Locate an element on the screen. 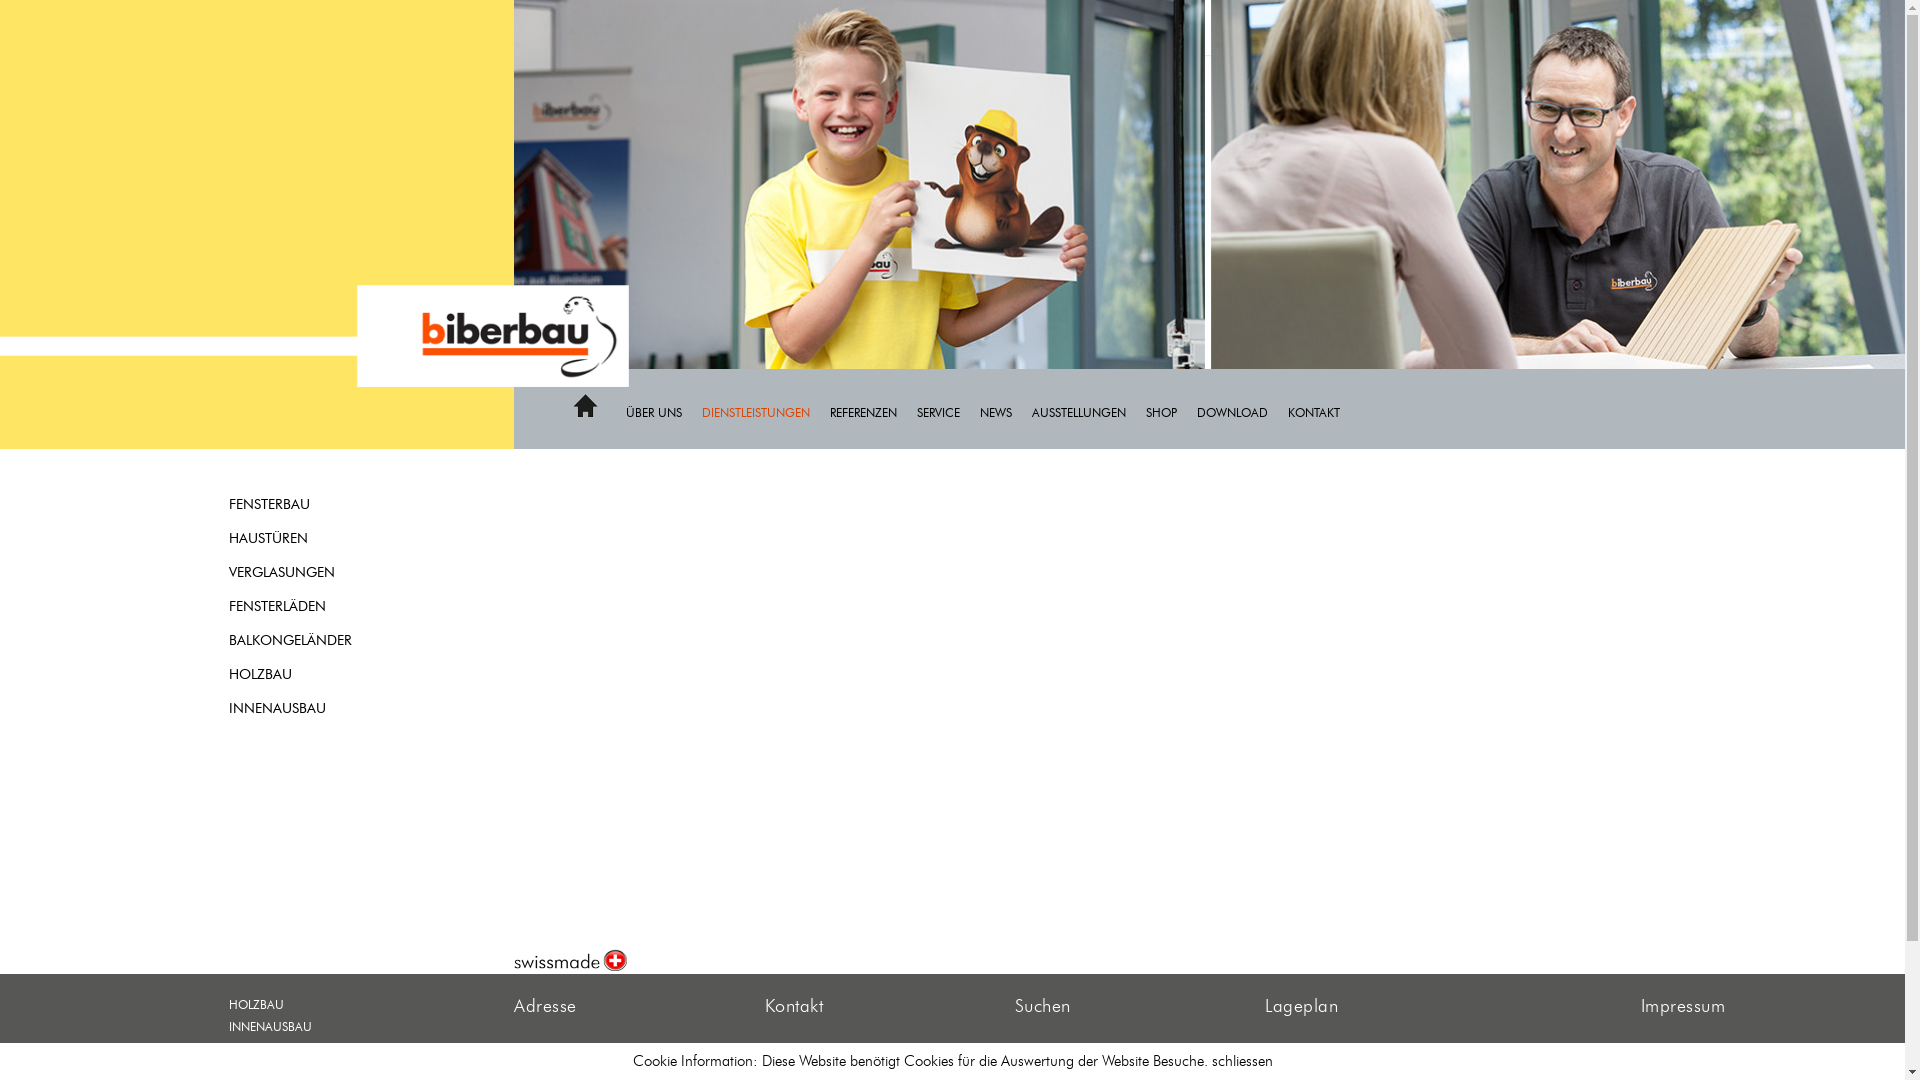 This screenshot has height=1080, width=1920. 'FENSTERBAU' is located at coordinates (317, 504).